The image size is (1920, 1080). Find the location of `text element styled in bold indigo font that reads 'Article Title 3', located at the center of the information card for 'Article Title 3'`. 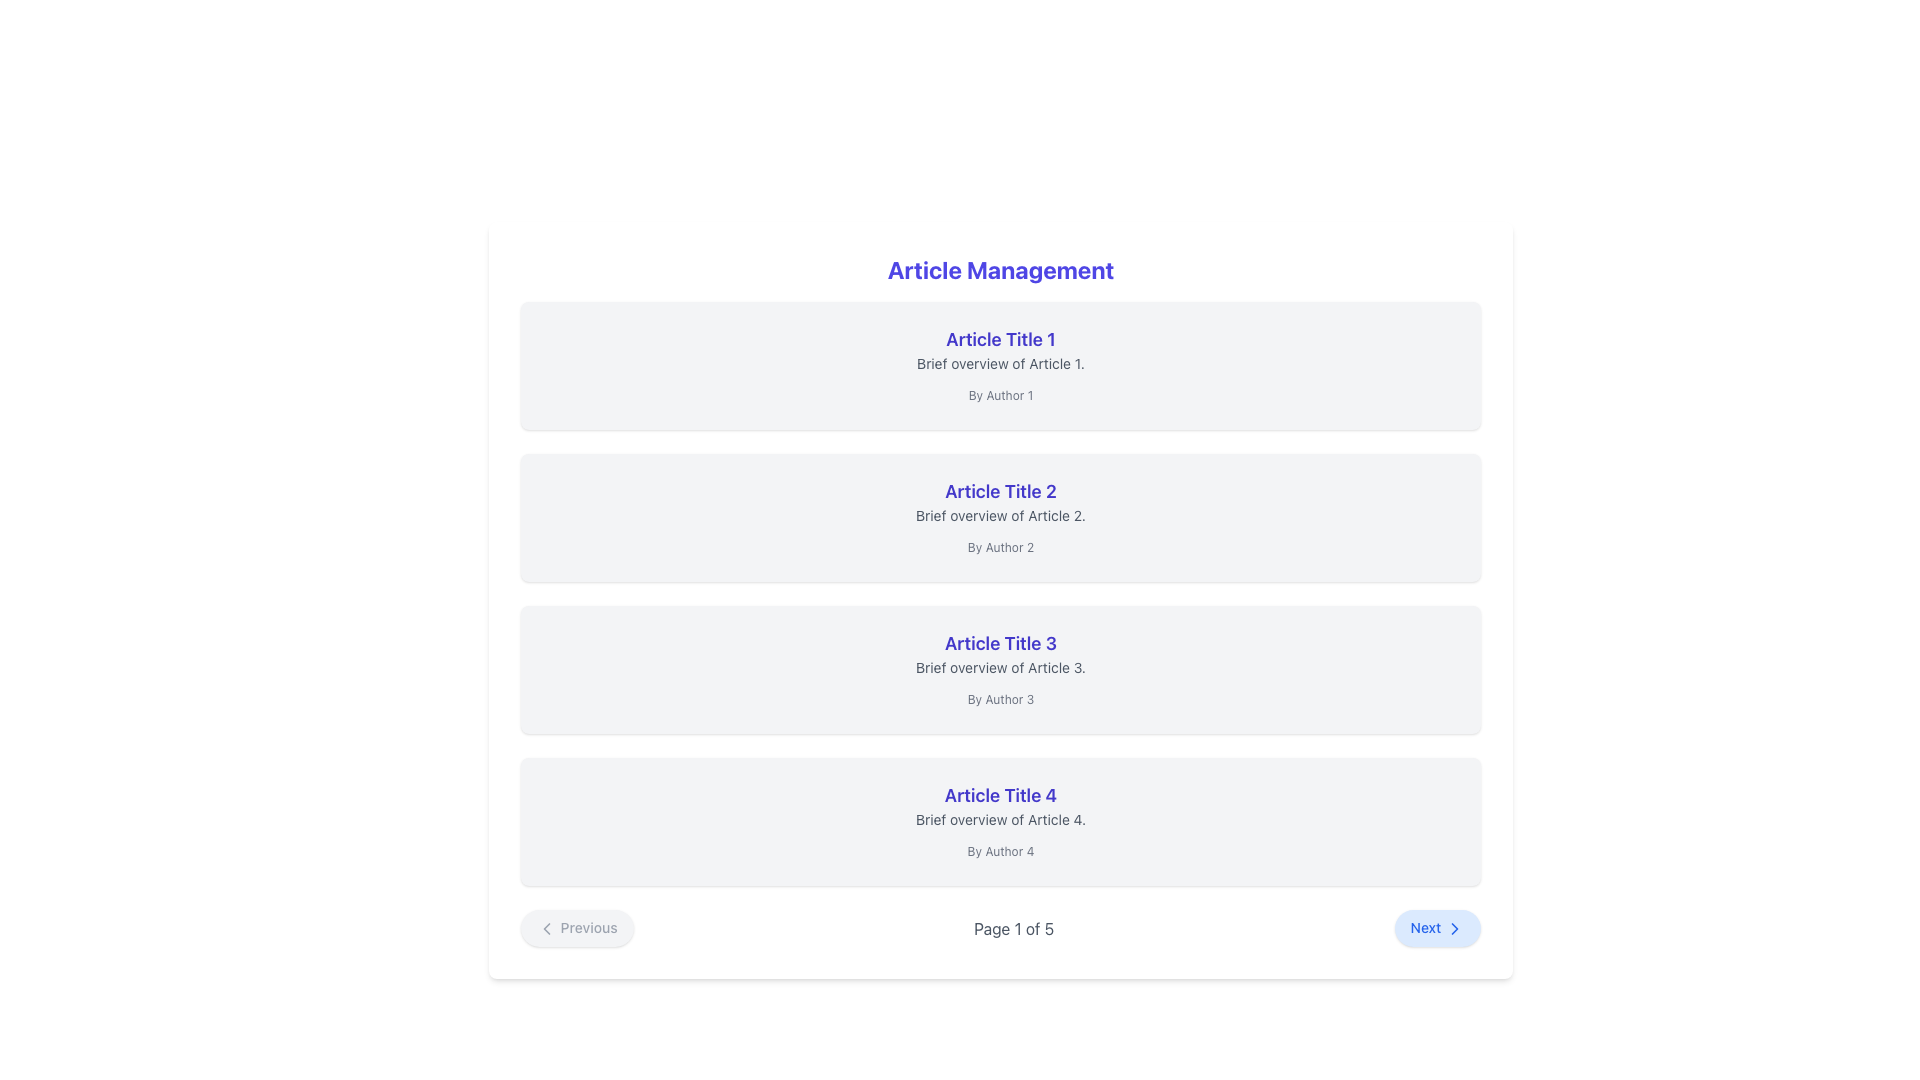

text element styled in bold indigo font that reads 'Article Title 3', located at the center of the information card for 'Article Title 3' is located at coordinates (1001, 644).